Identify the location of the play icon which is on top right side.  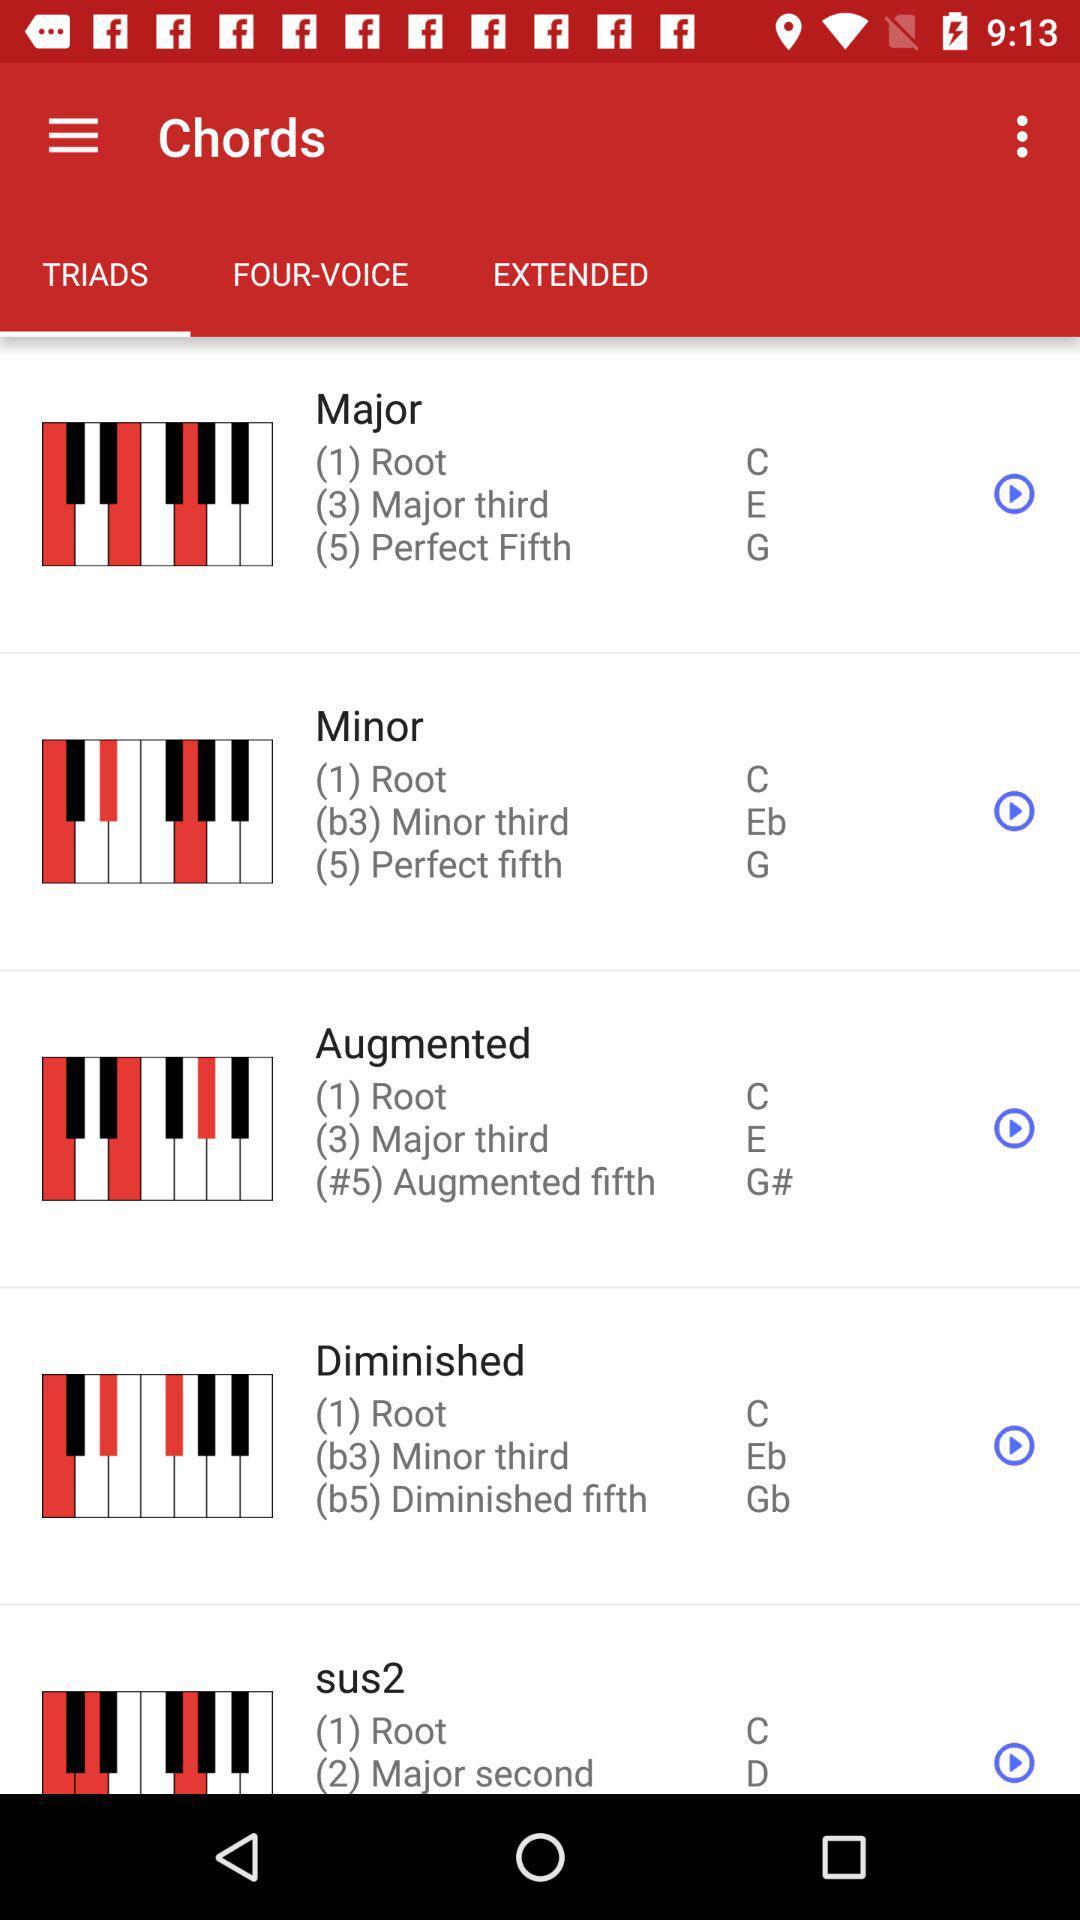
(1014, 494).